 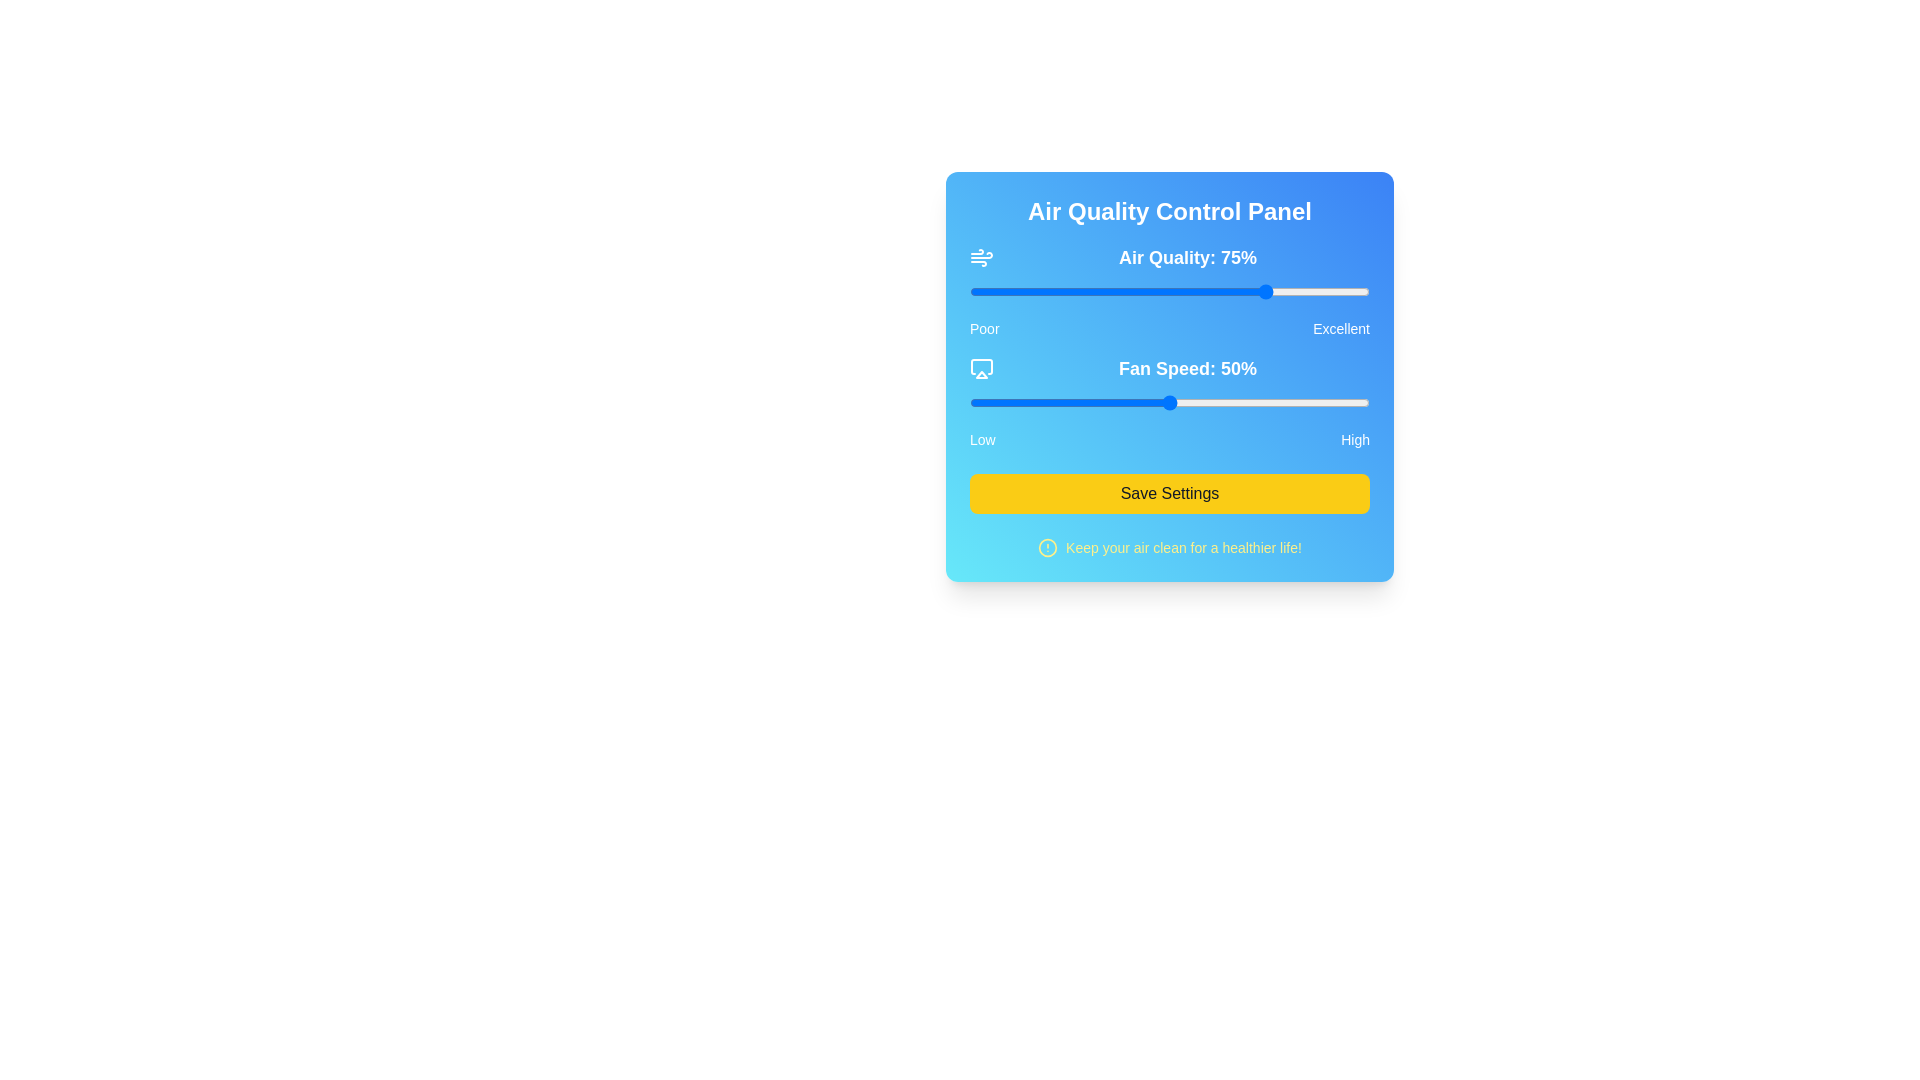 I want to click on the label displaying 'Low' and 'High', which is located below the 'Fan Speed: 50%' slider and above the 'Save Settings' button, so click(x=1170, y=438).